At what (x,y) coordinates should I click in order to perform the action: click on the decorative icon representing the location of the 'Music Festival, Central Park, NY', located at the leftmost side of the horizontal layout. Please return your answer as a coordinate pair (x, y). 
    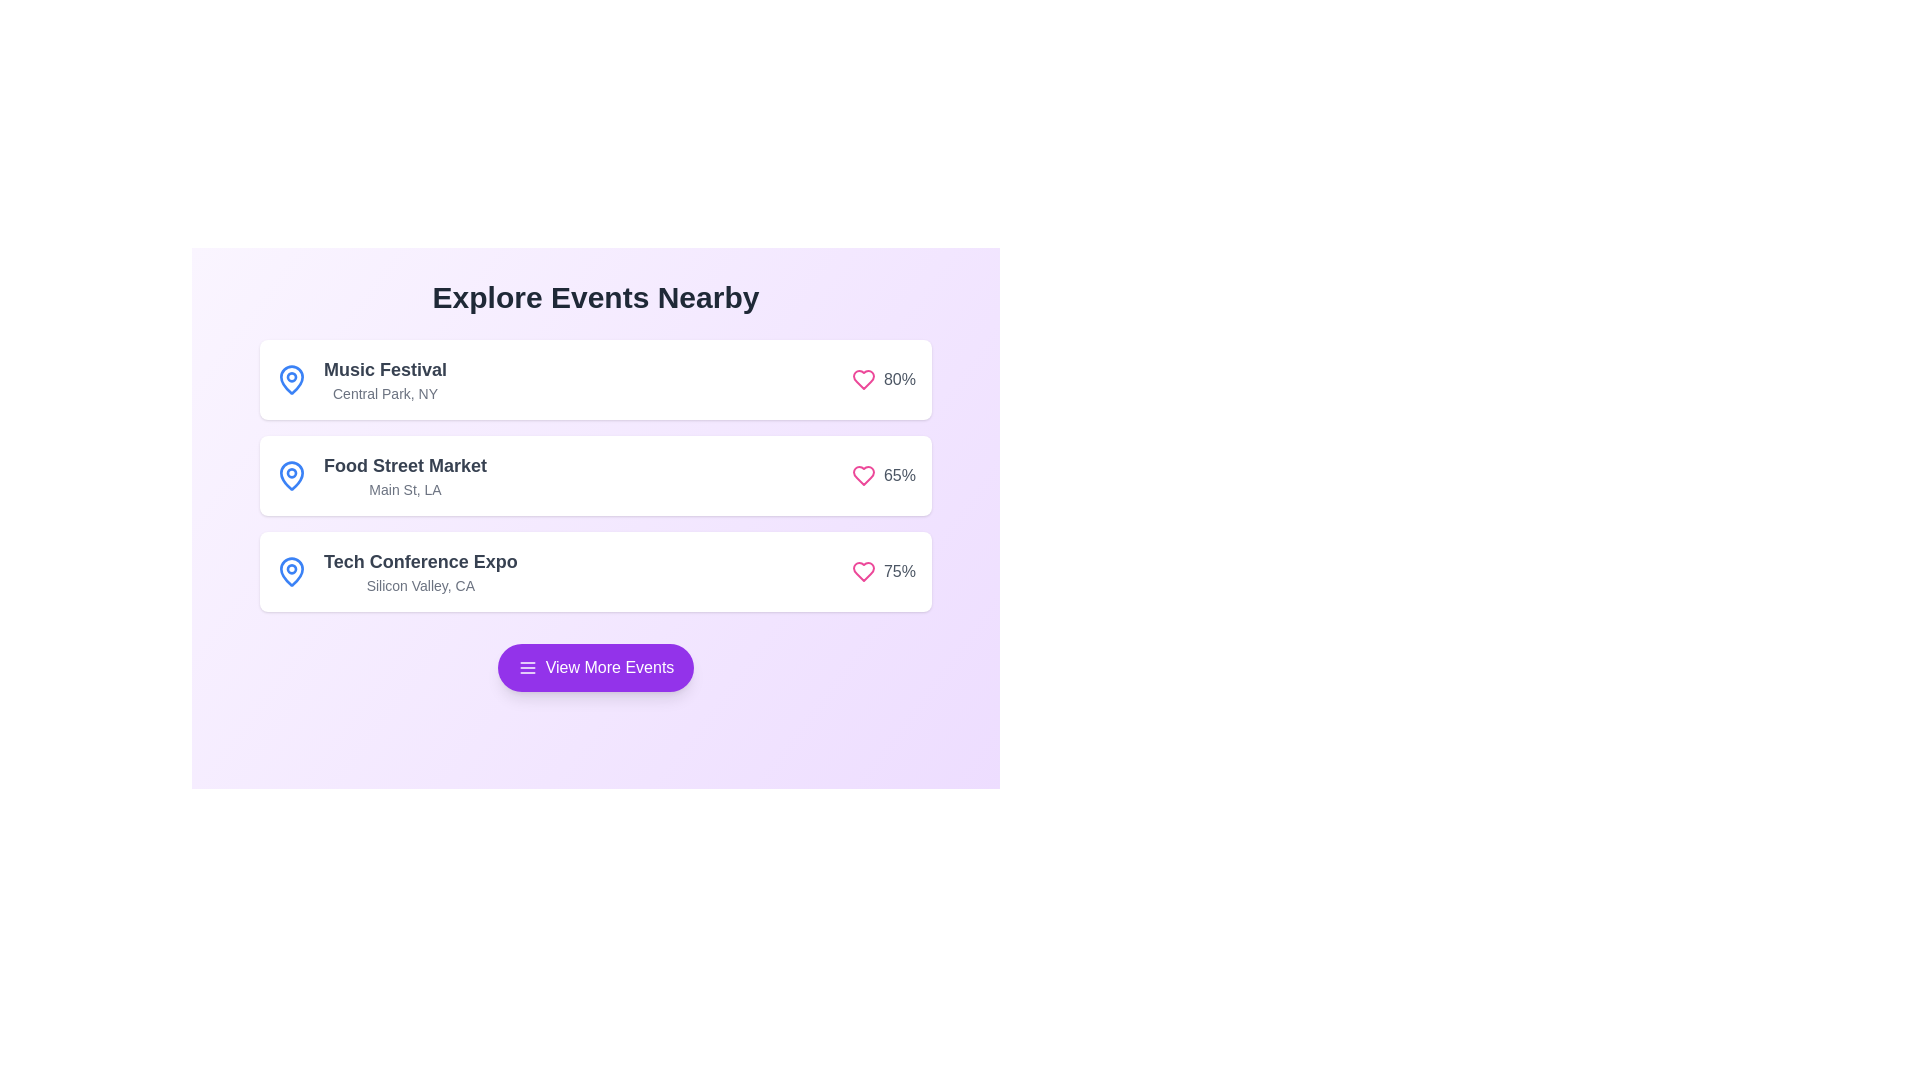
    Looking at the image, I should click on (291, 380).